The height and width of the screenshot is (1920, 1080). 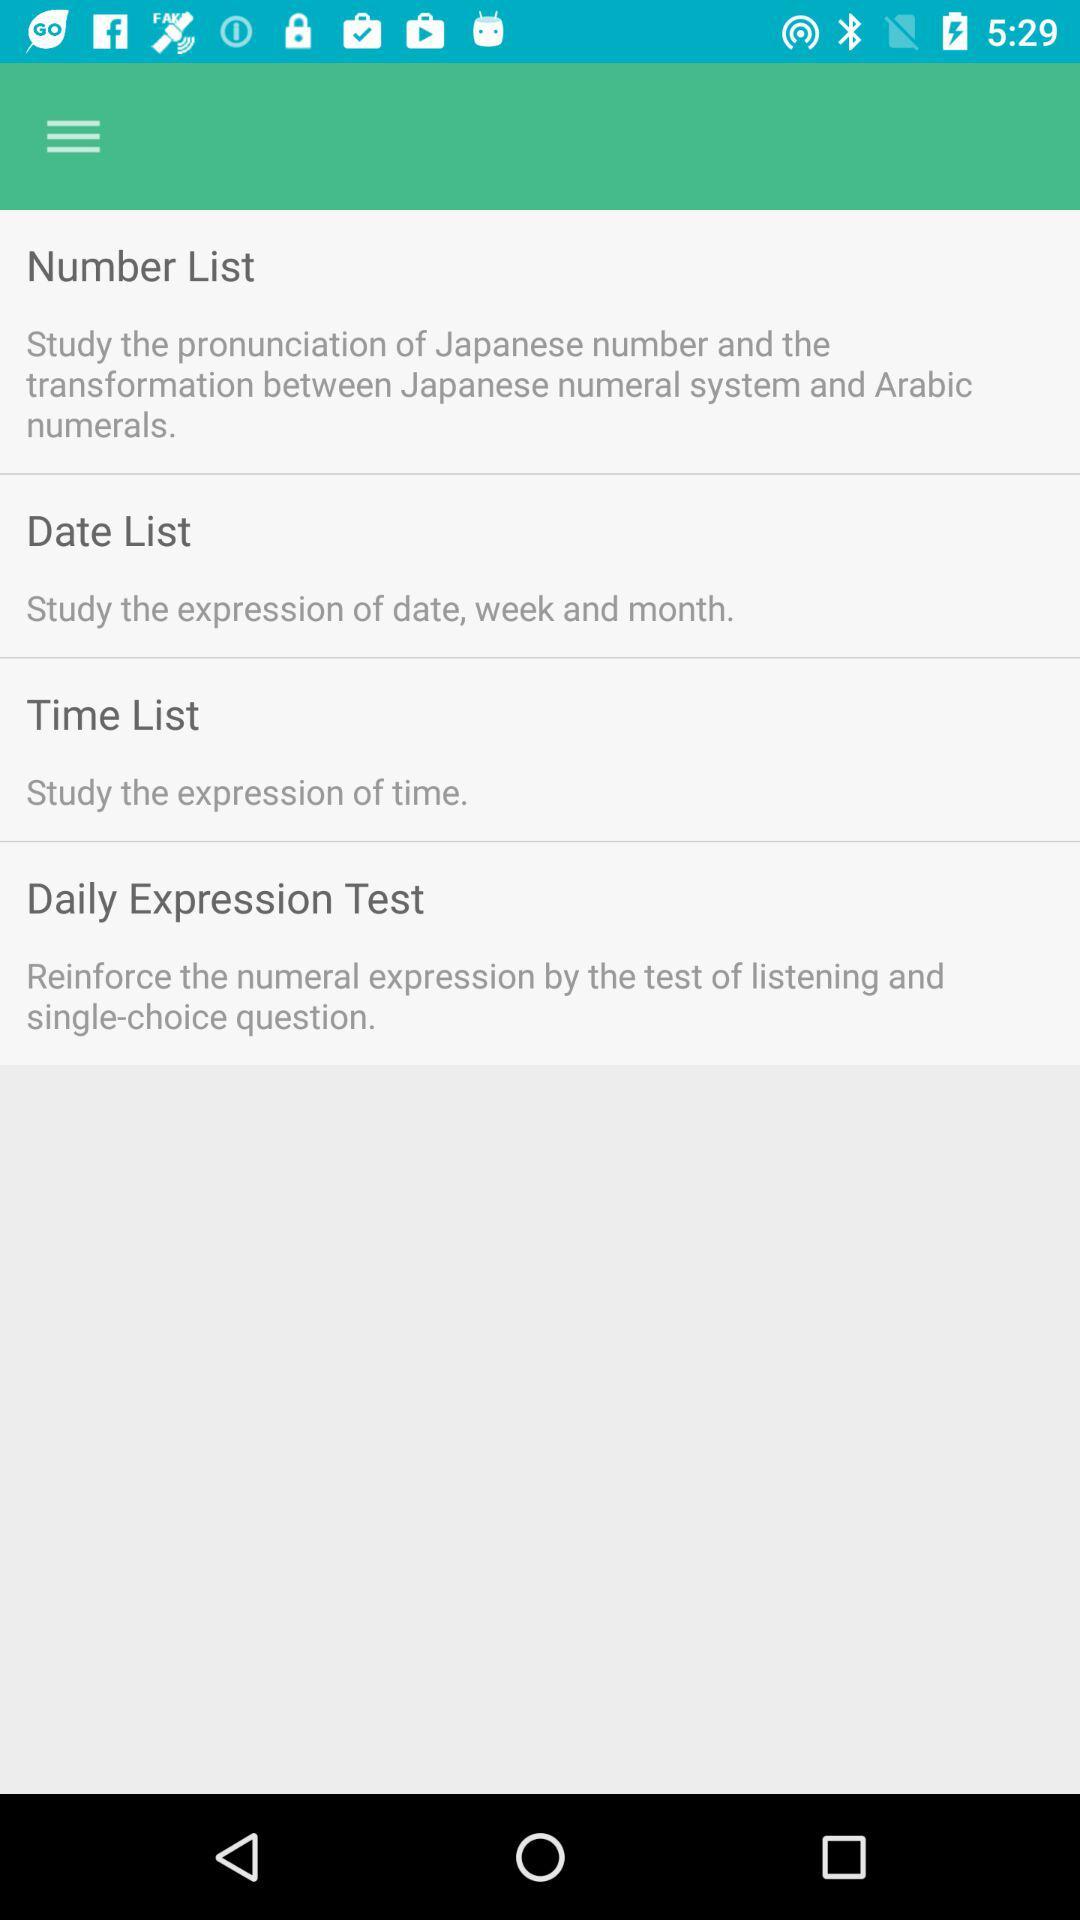 I want to click on the date list icon, so click(x=108, y=529).